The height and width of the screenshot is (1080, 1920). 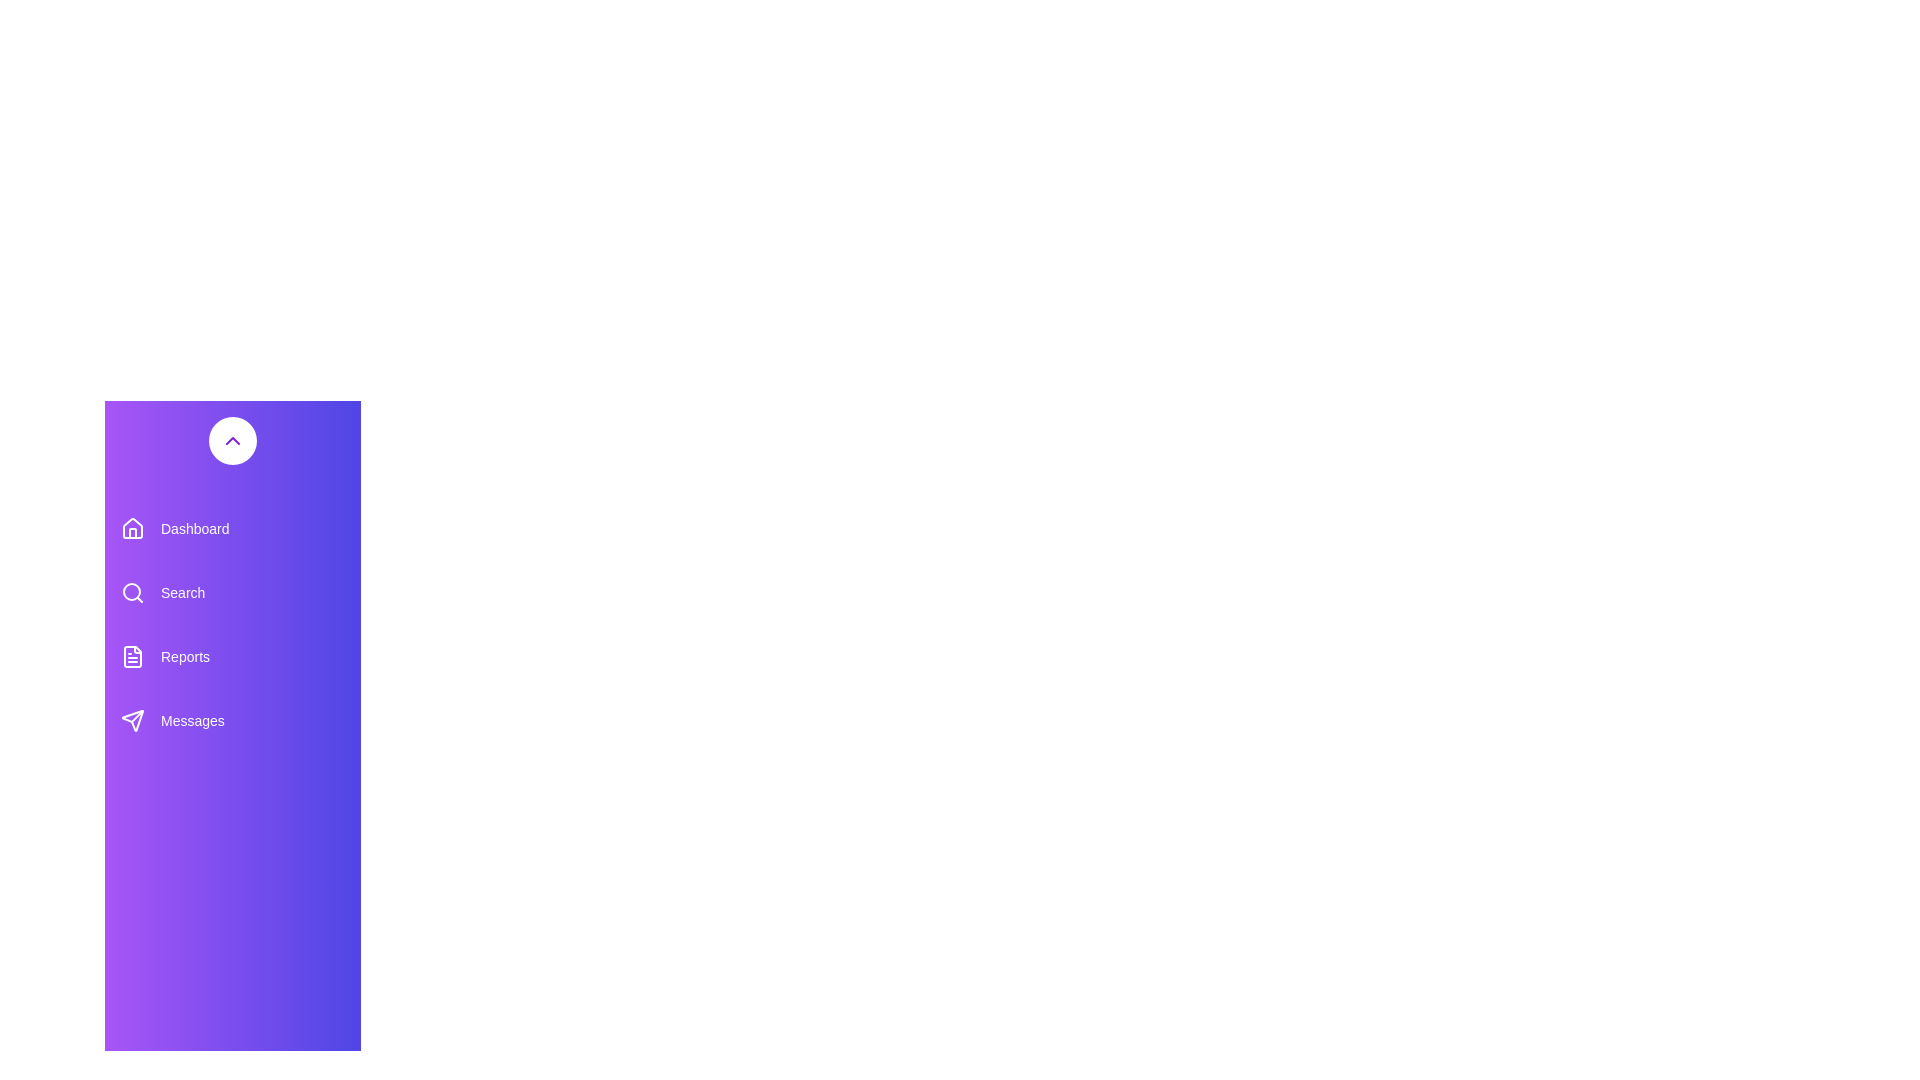 What do you see at coordinates (132, 527) in the screenshot?
I see `the house-shaped icon button with a minimalist outline and white color, located within a purple circular background, which is next to the 'Dashboard' text label in the vertical navigation menu` at bounding box center [132, 527].